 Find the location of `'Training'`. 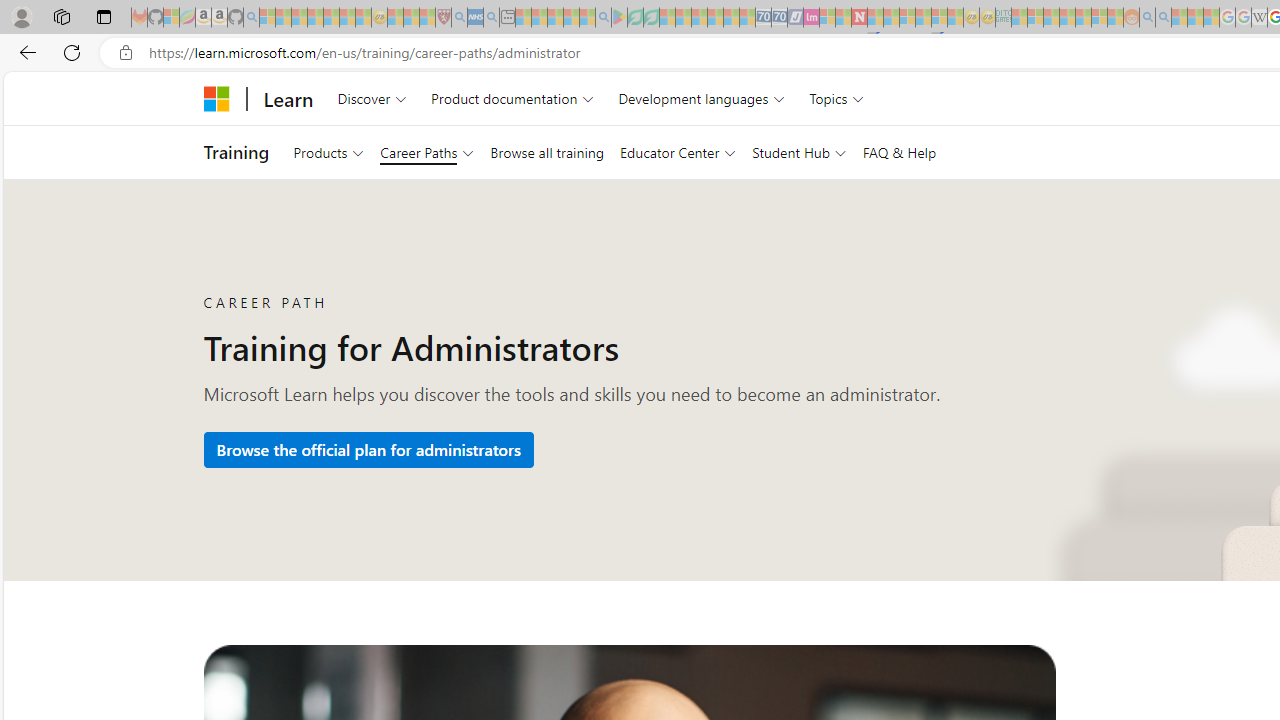

'Training' is located at coordinates (236, 151).